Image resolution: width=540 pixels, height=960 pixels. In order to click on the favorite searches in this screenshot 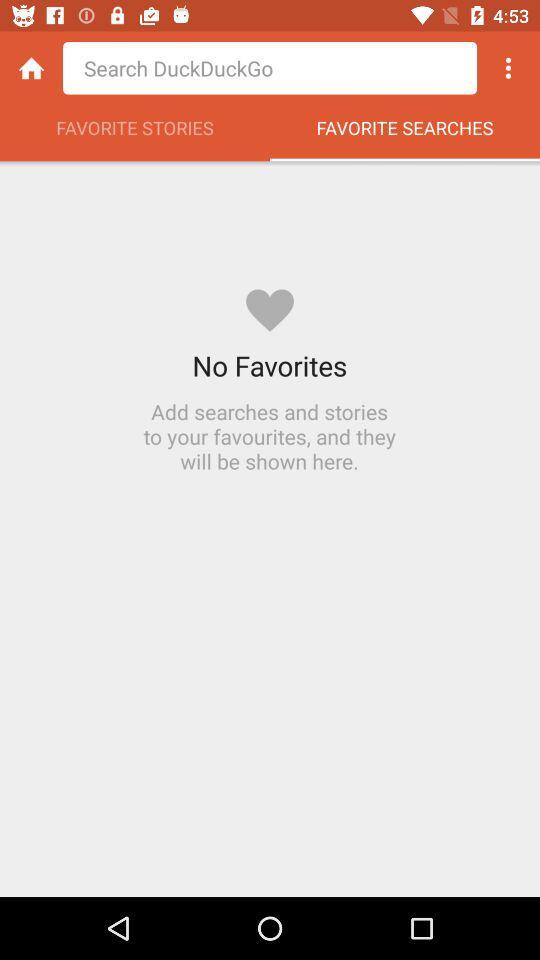, I will do `click(405, 132)`.